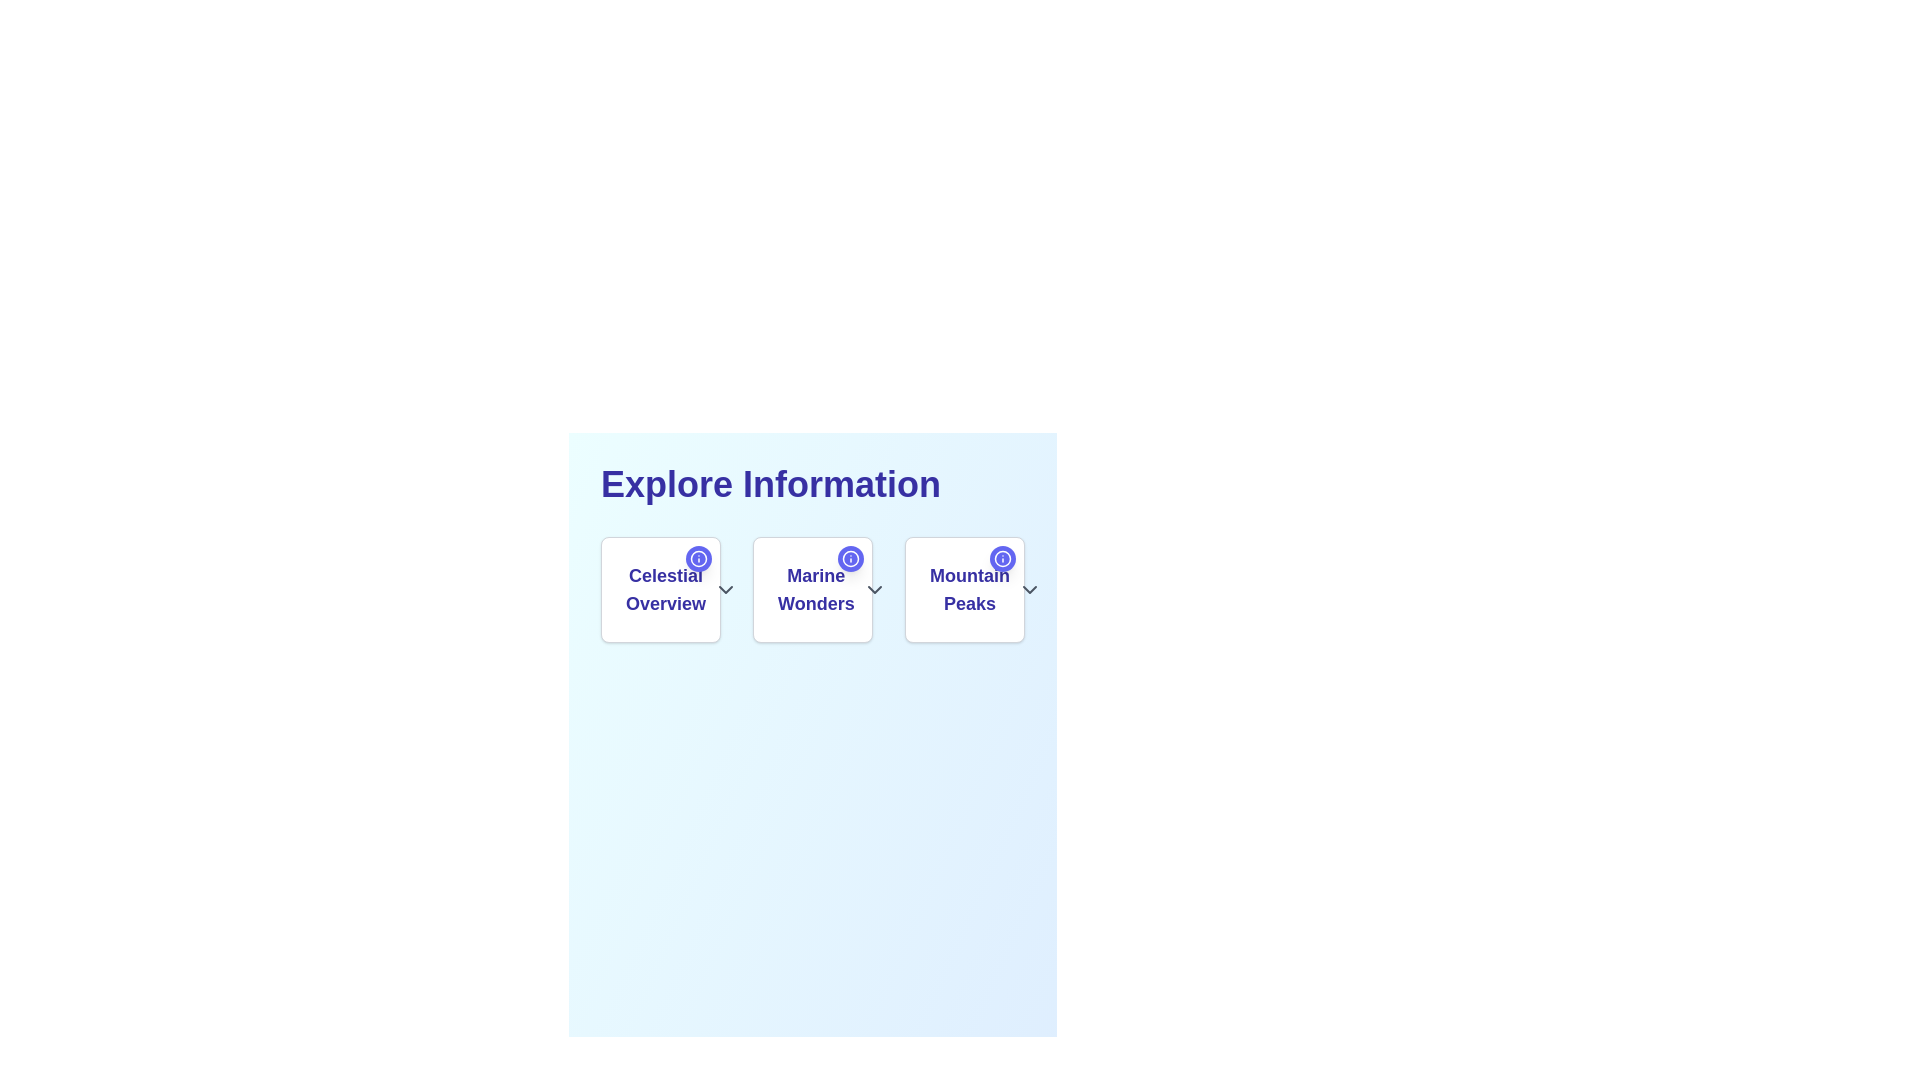 This screenshot has width=1920, height=1080. I want to click on the circular button with a blue-purple background and white border that contains an info icon, so click(699, 559).